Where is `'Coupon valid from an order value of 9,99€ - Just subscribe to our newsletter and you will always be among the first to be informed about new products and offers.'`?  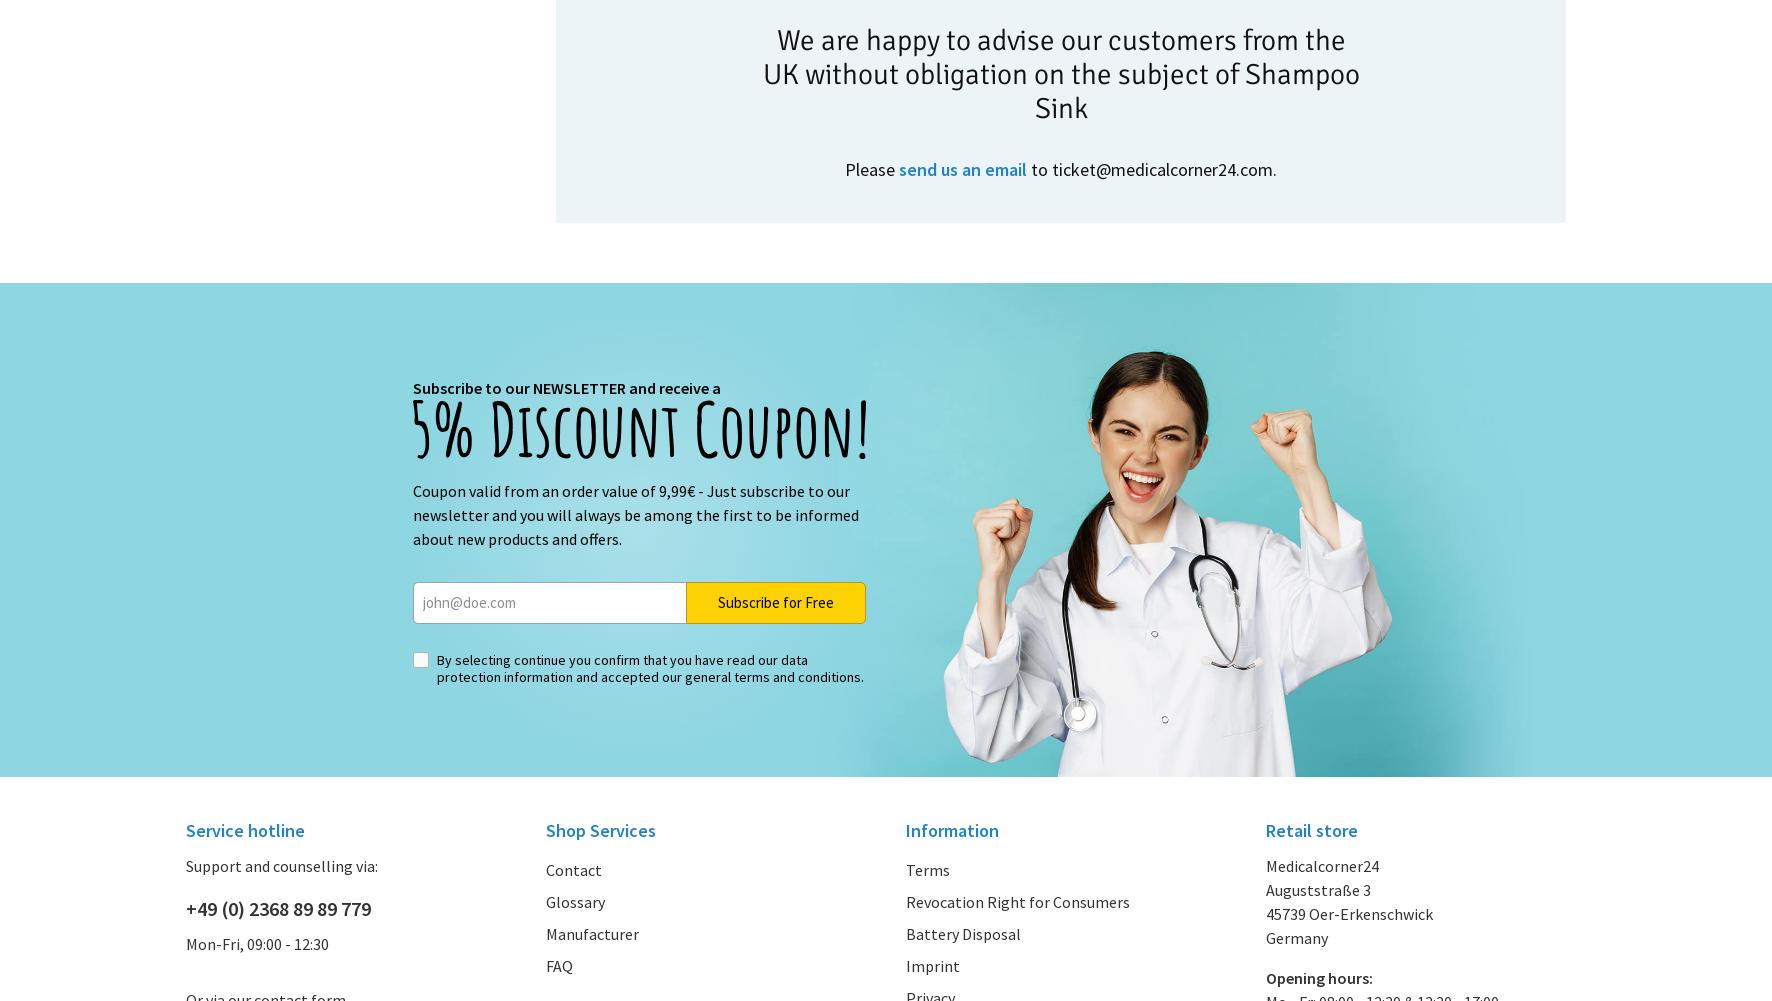 'Coupon valid from an order value of 9,99€ - Just subscribe to our newsletter and you will always be among the first to be informed about new products and offers.' is located at coordinates (635, 513).